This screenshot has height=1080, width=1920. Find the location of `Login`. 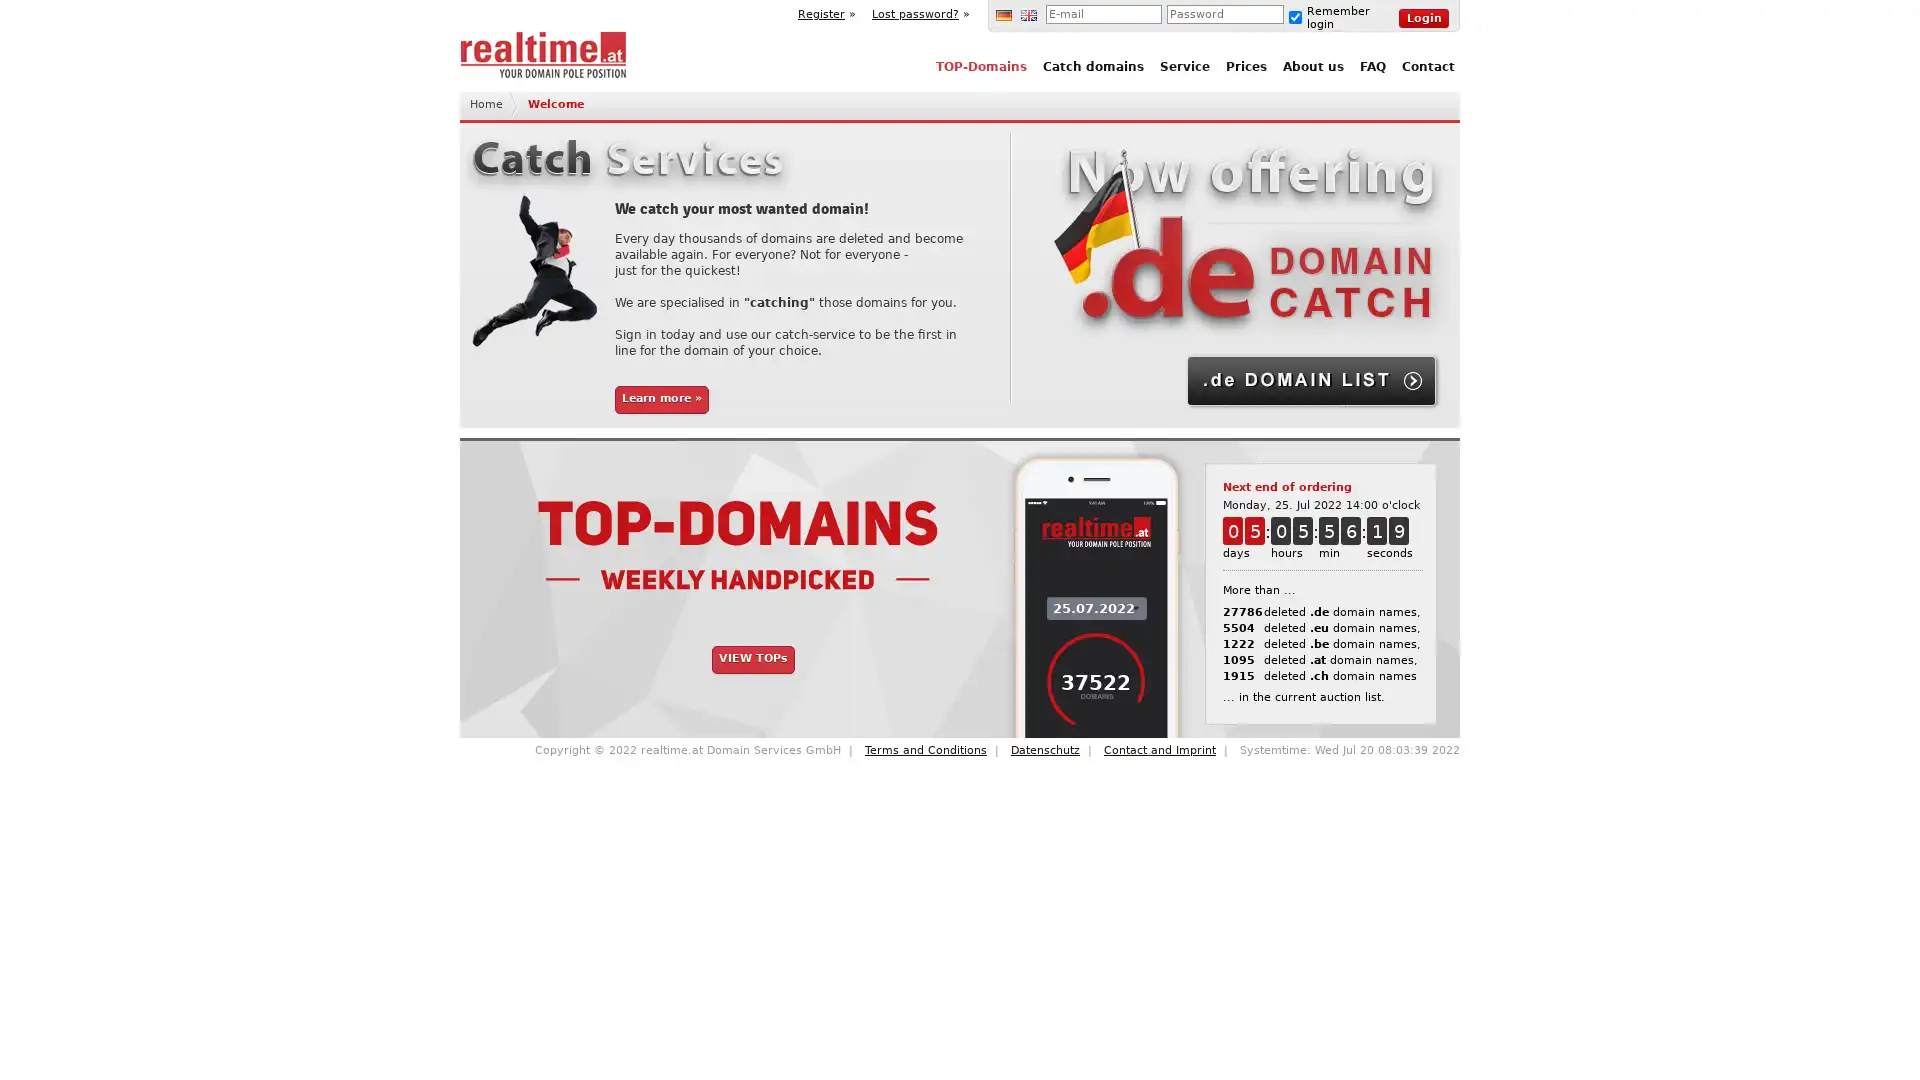

Login is located at coordinates (1423, 17).